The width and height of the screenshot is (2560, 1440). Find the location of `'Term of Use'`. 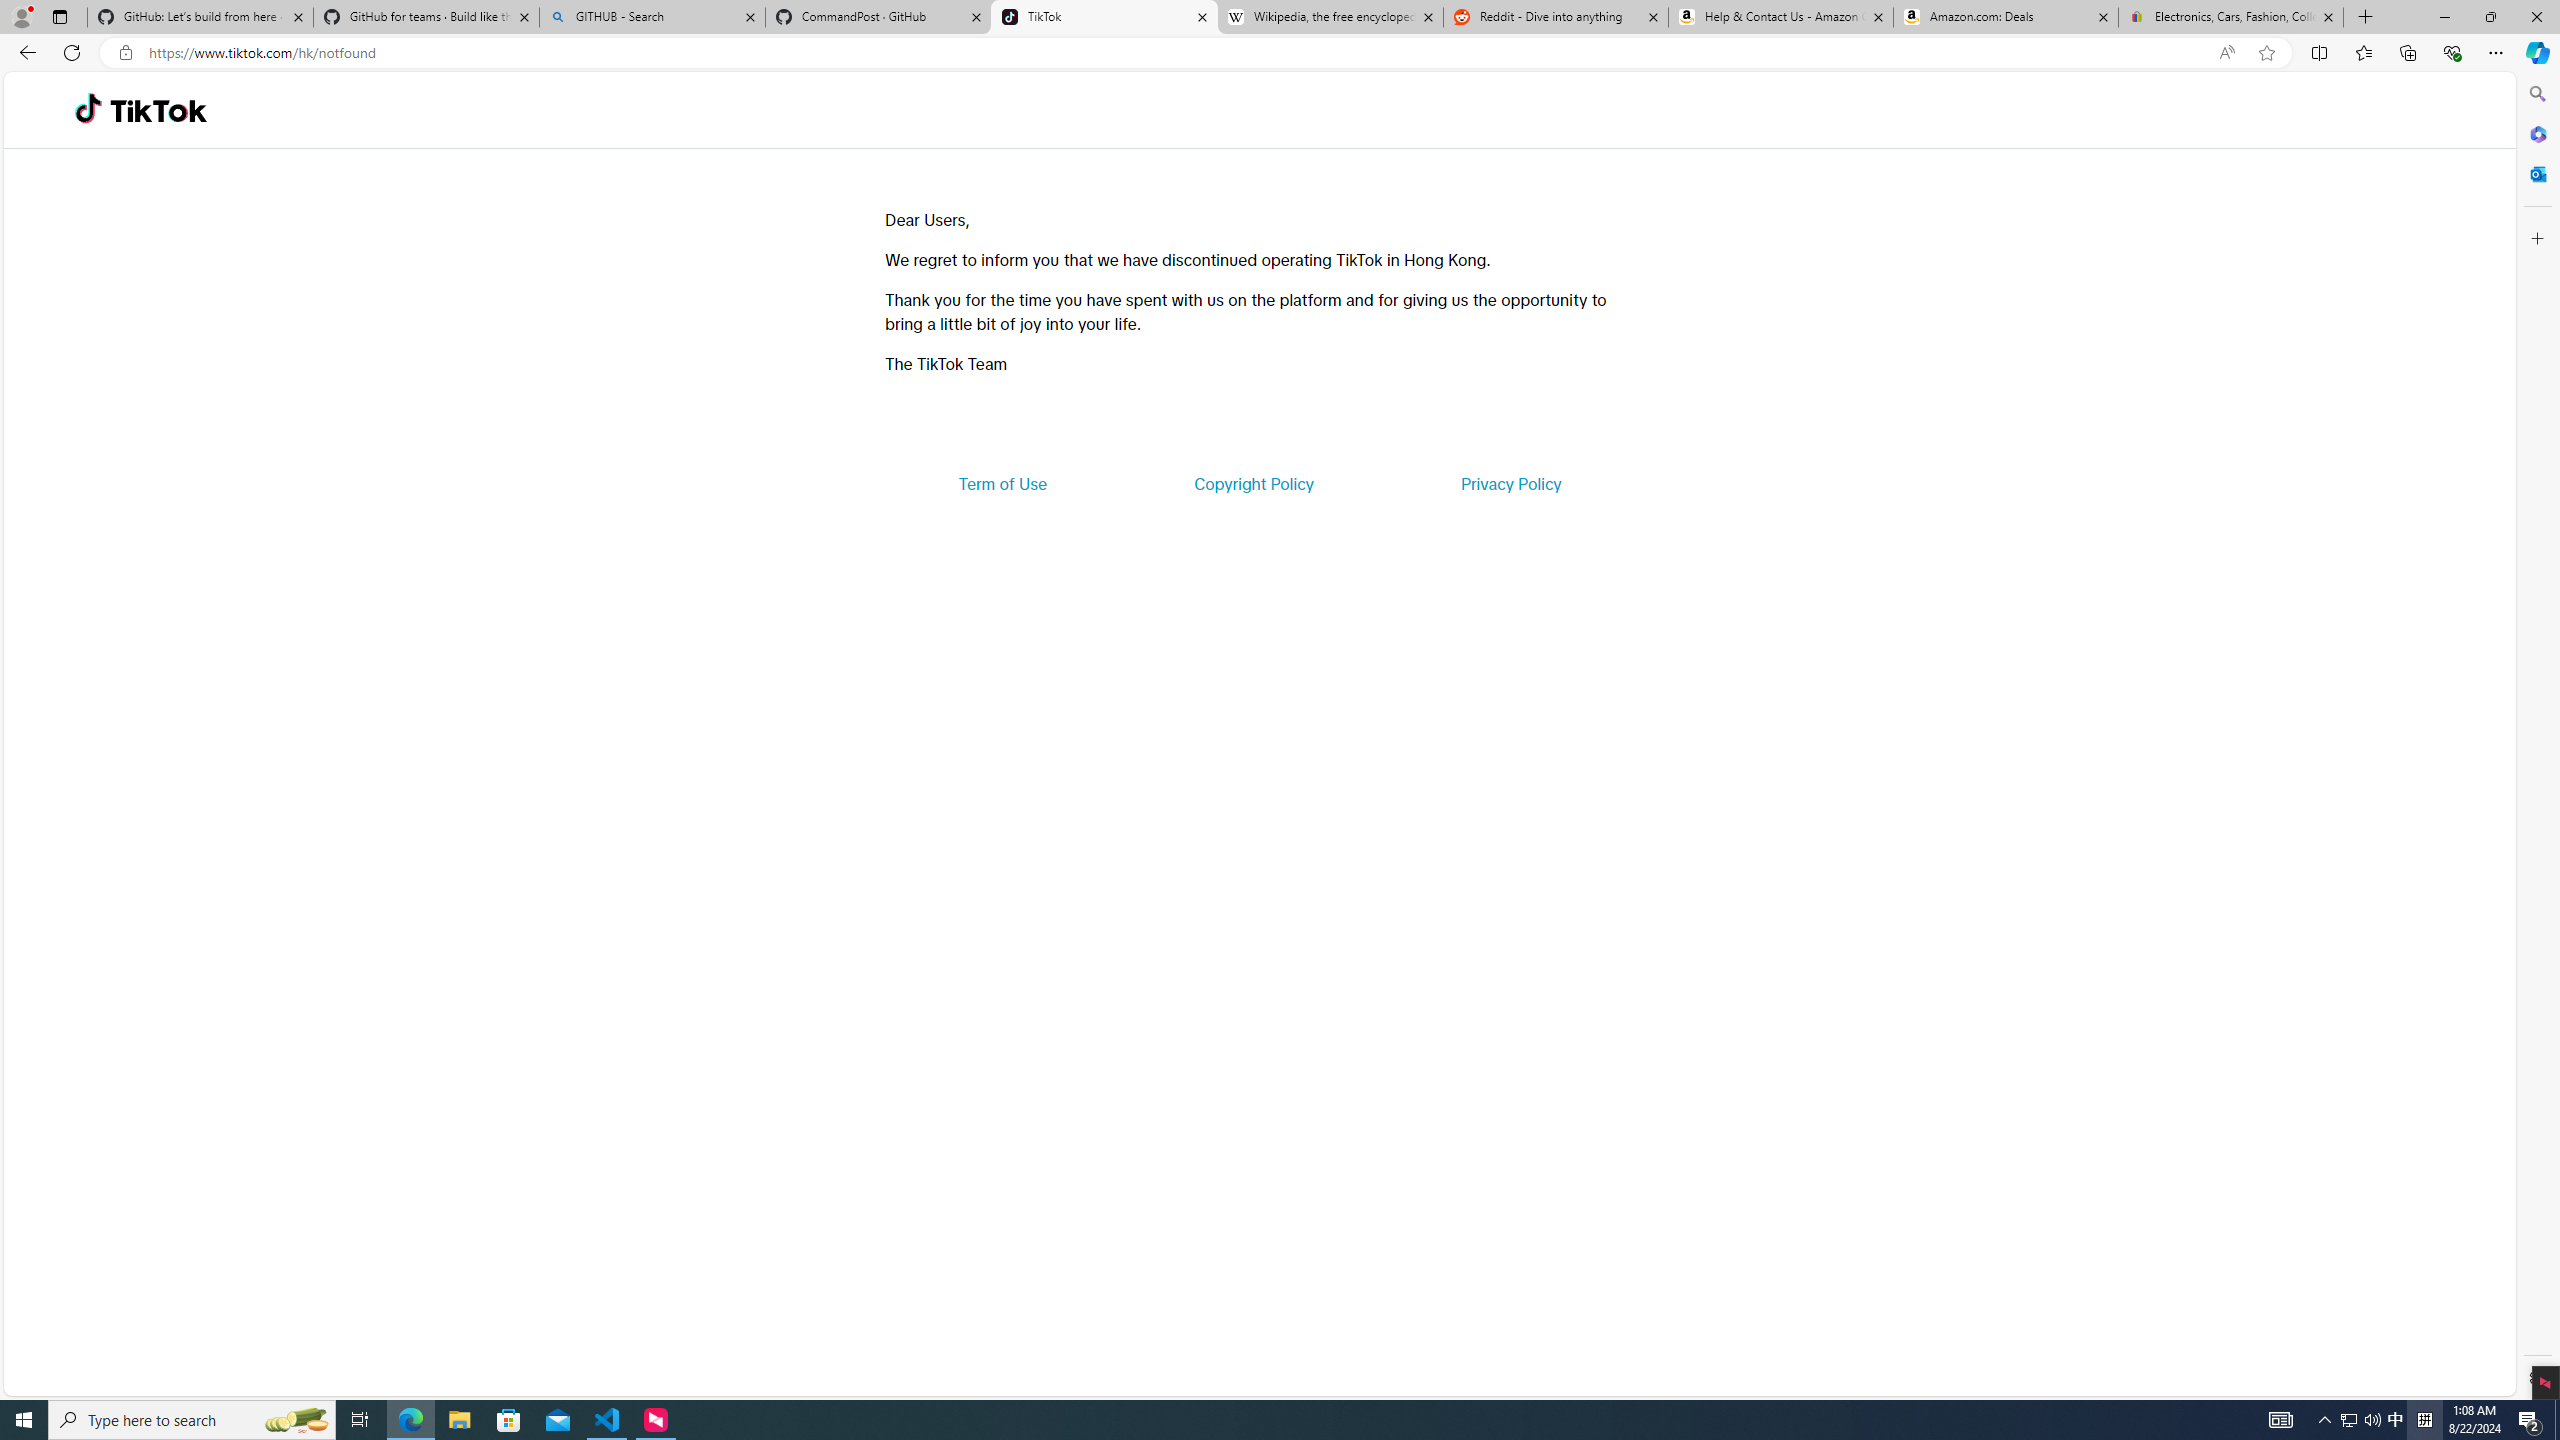

'Term of Use' is located at coordinates (1002, 482).